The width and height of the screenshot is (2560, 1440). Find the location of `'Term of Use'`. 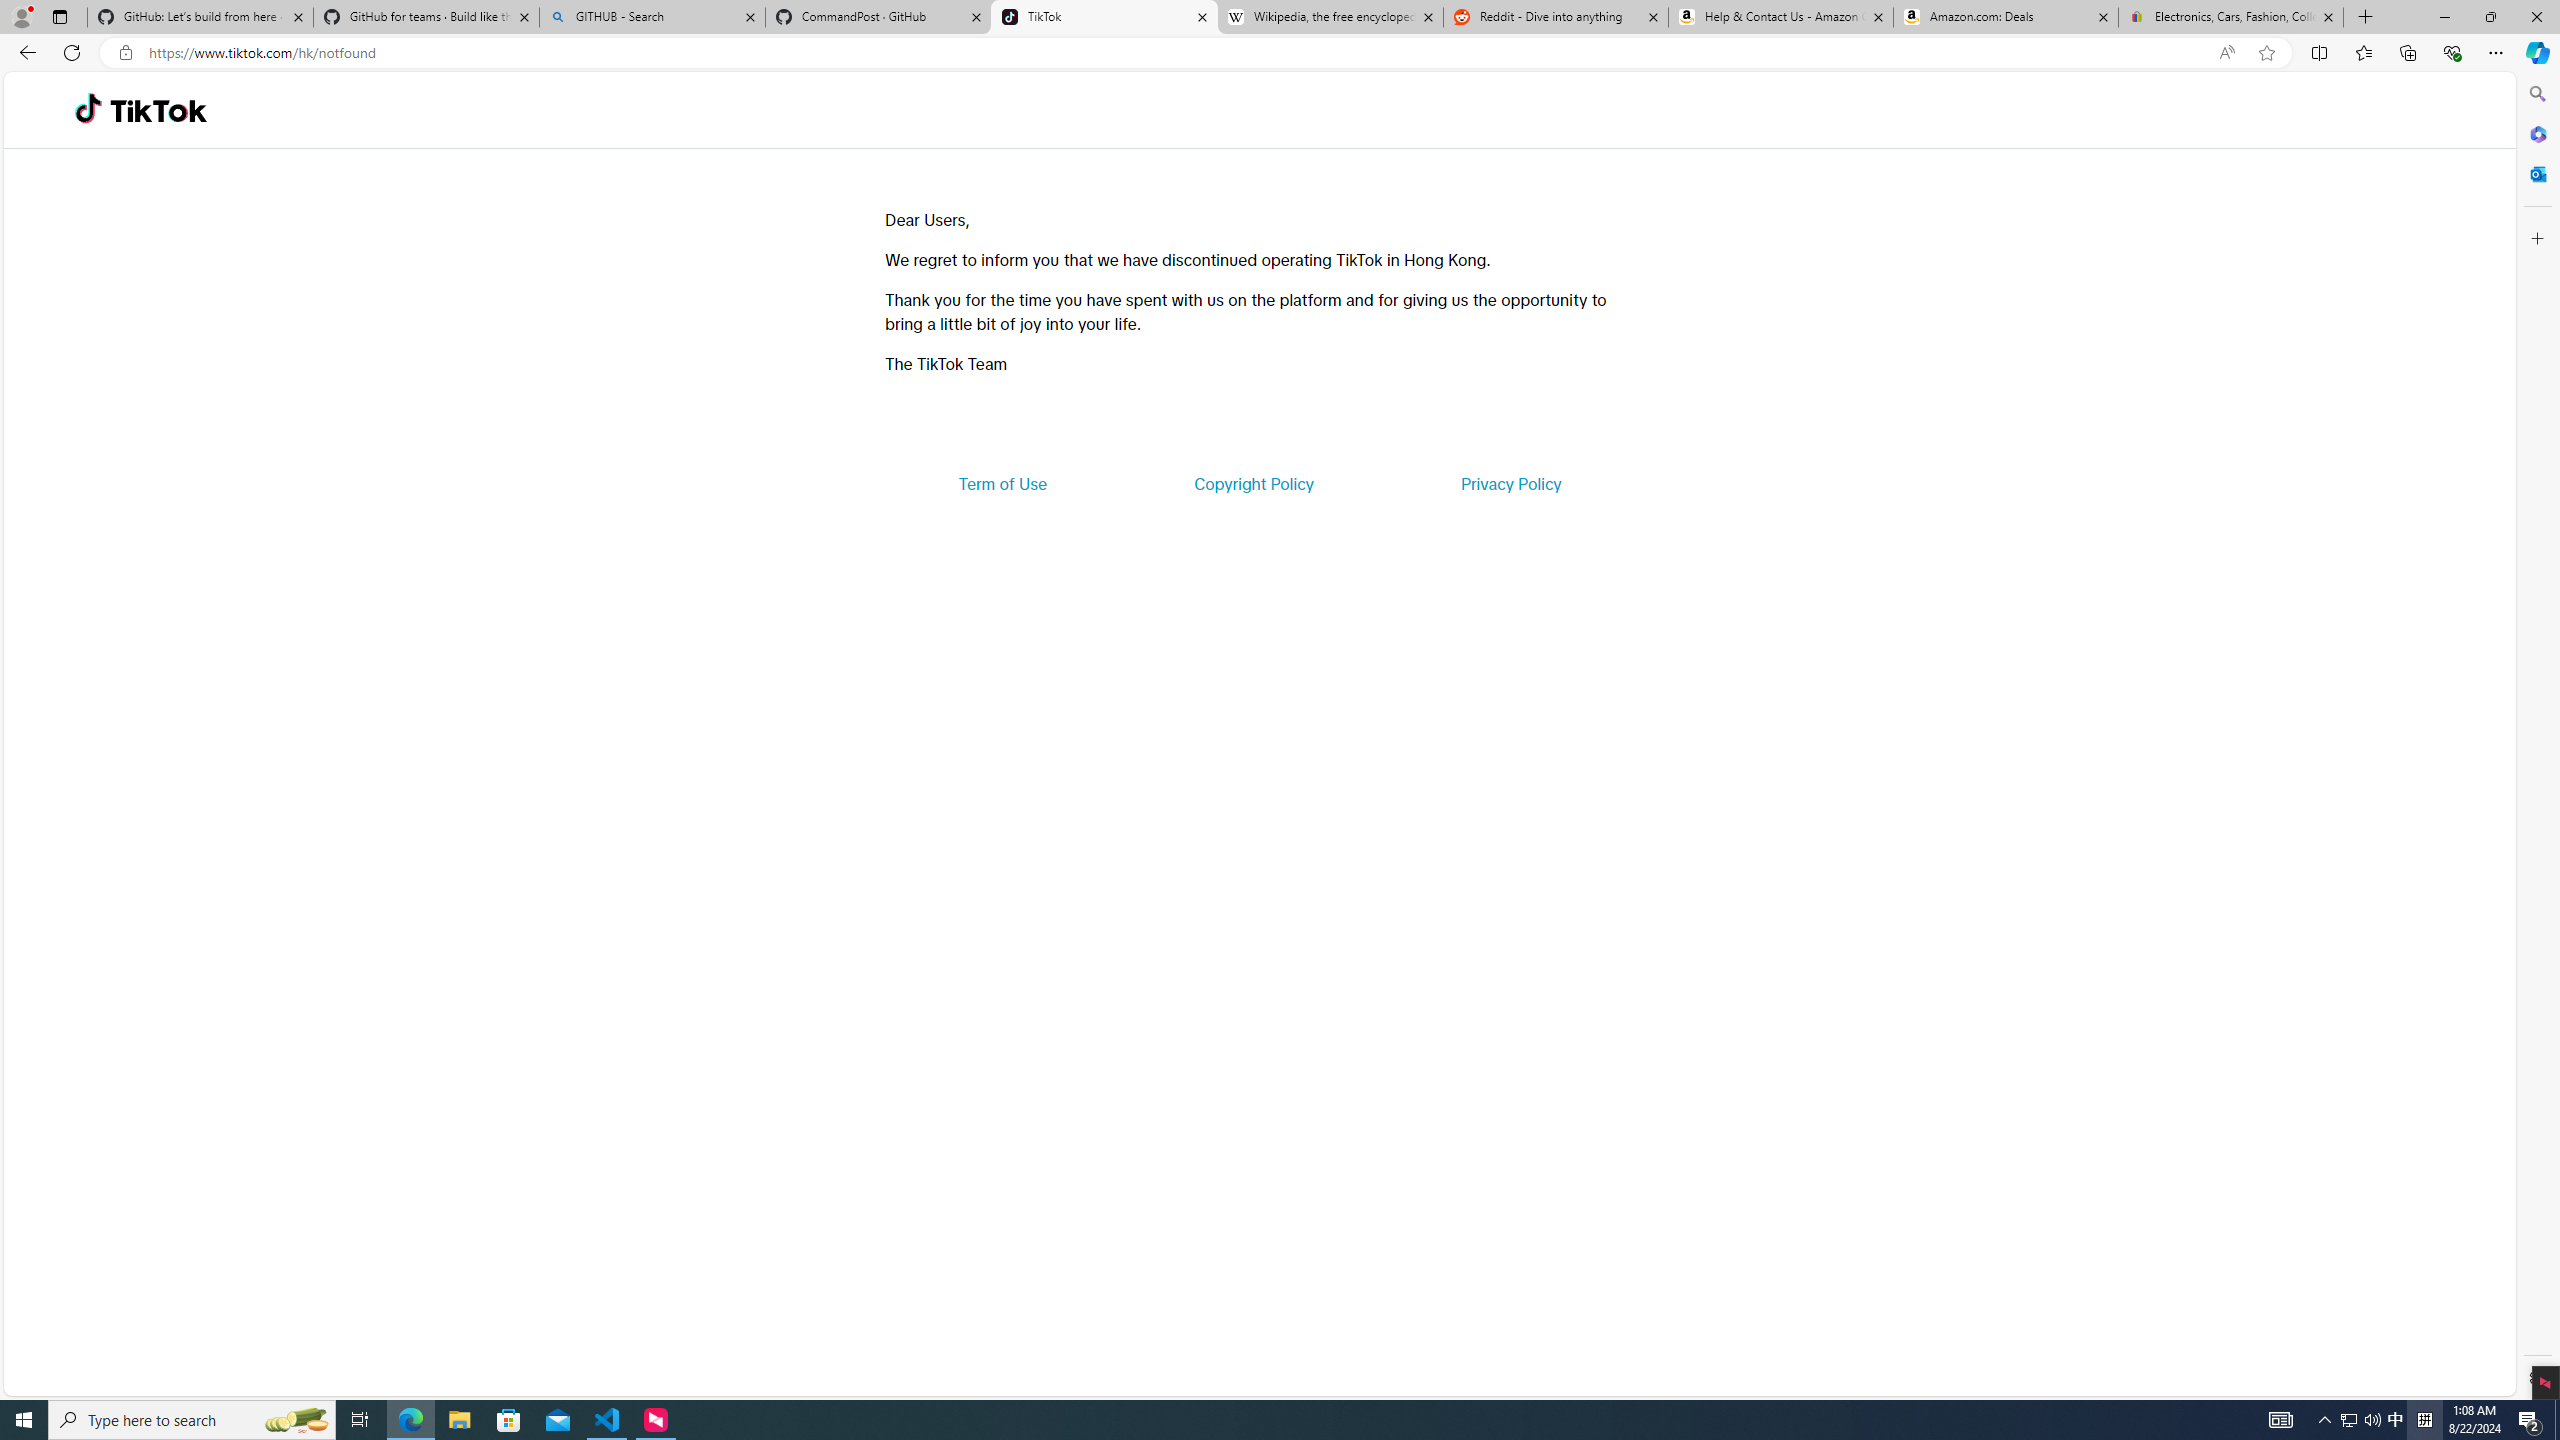

'Term of Use' is located at coordinates (1002, 482).